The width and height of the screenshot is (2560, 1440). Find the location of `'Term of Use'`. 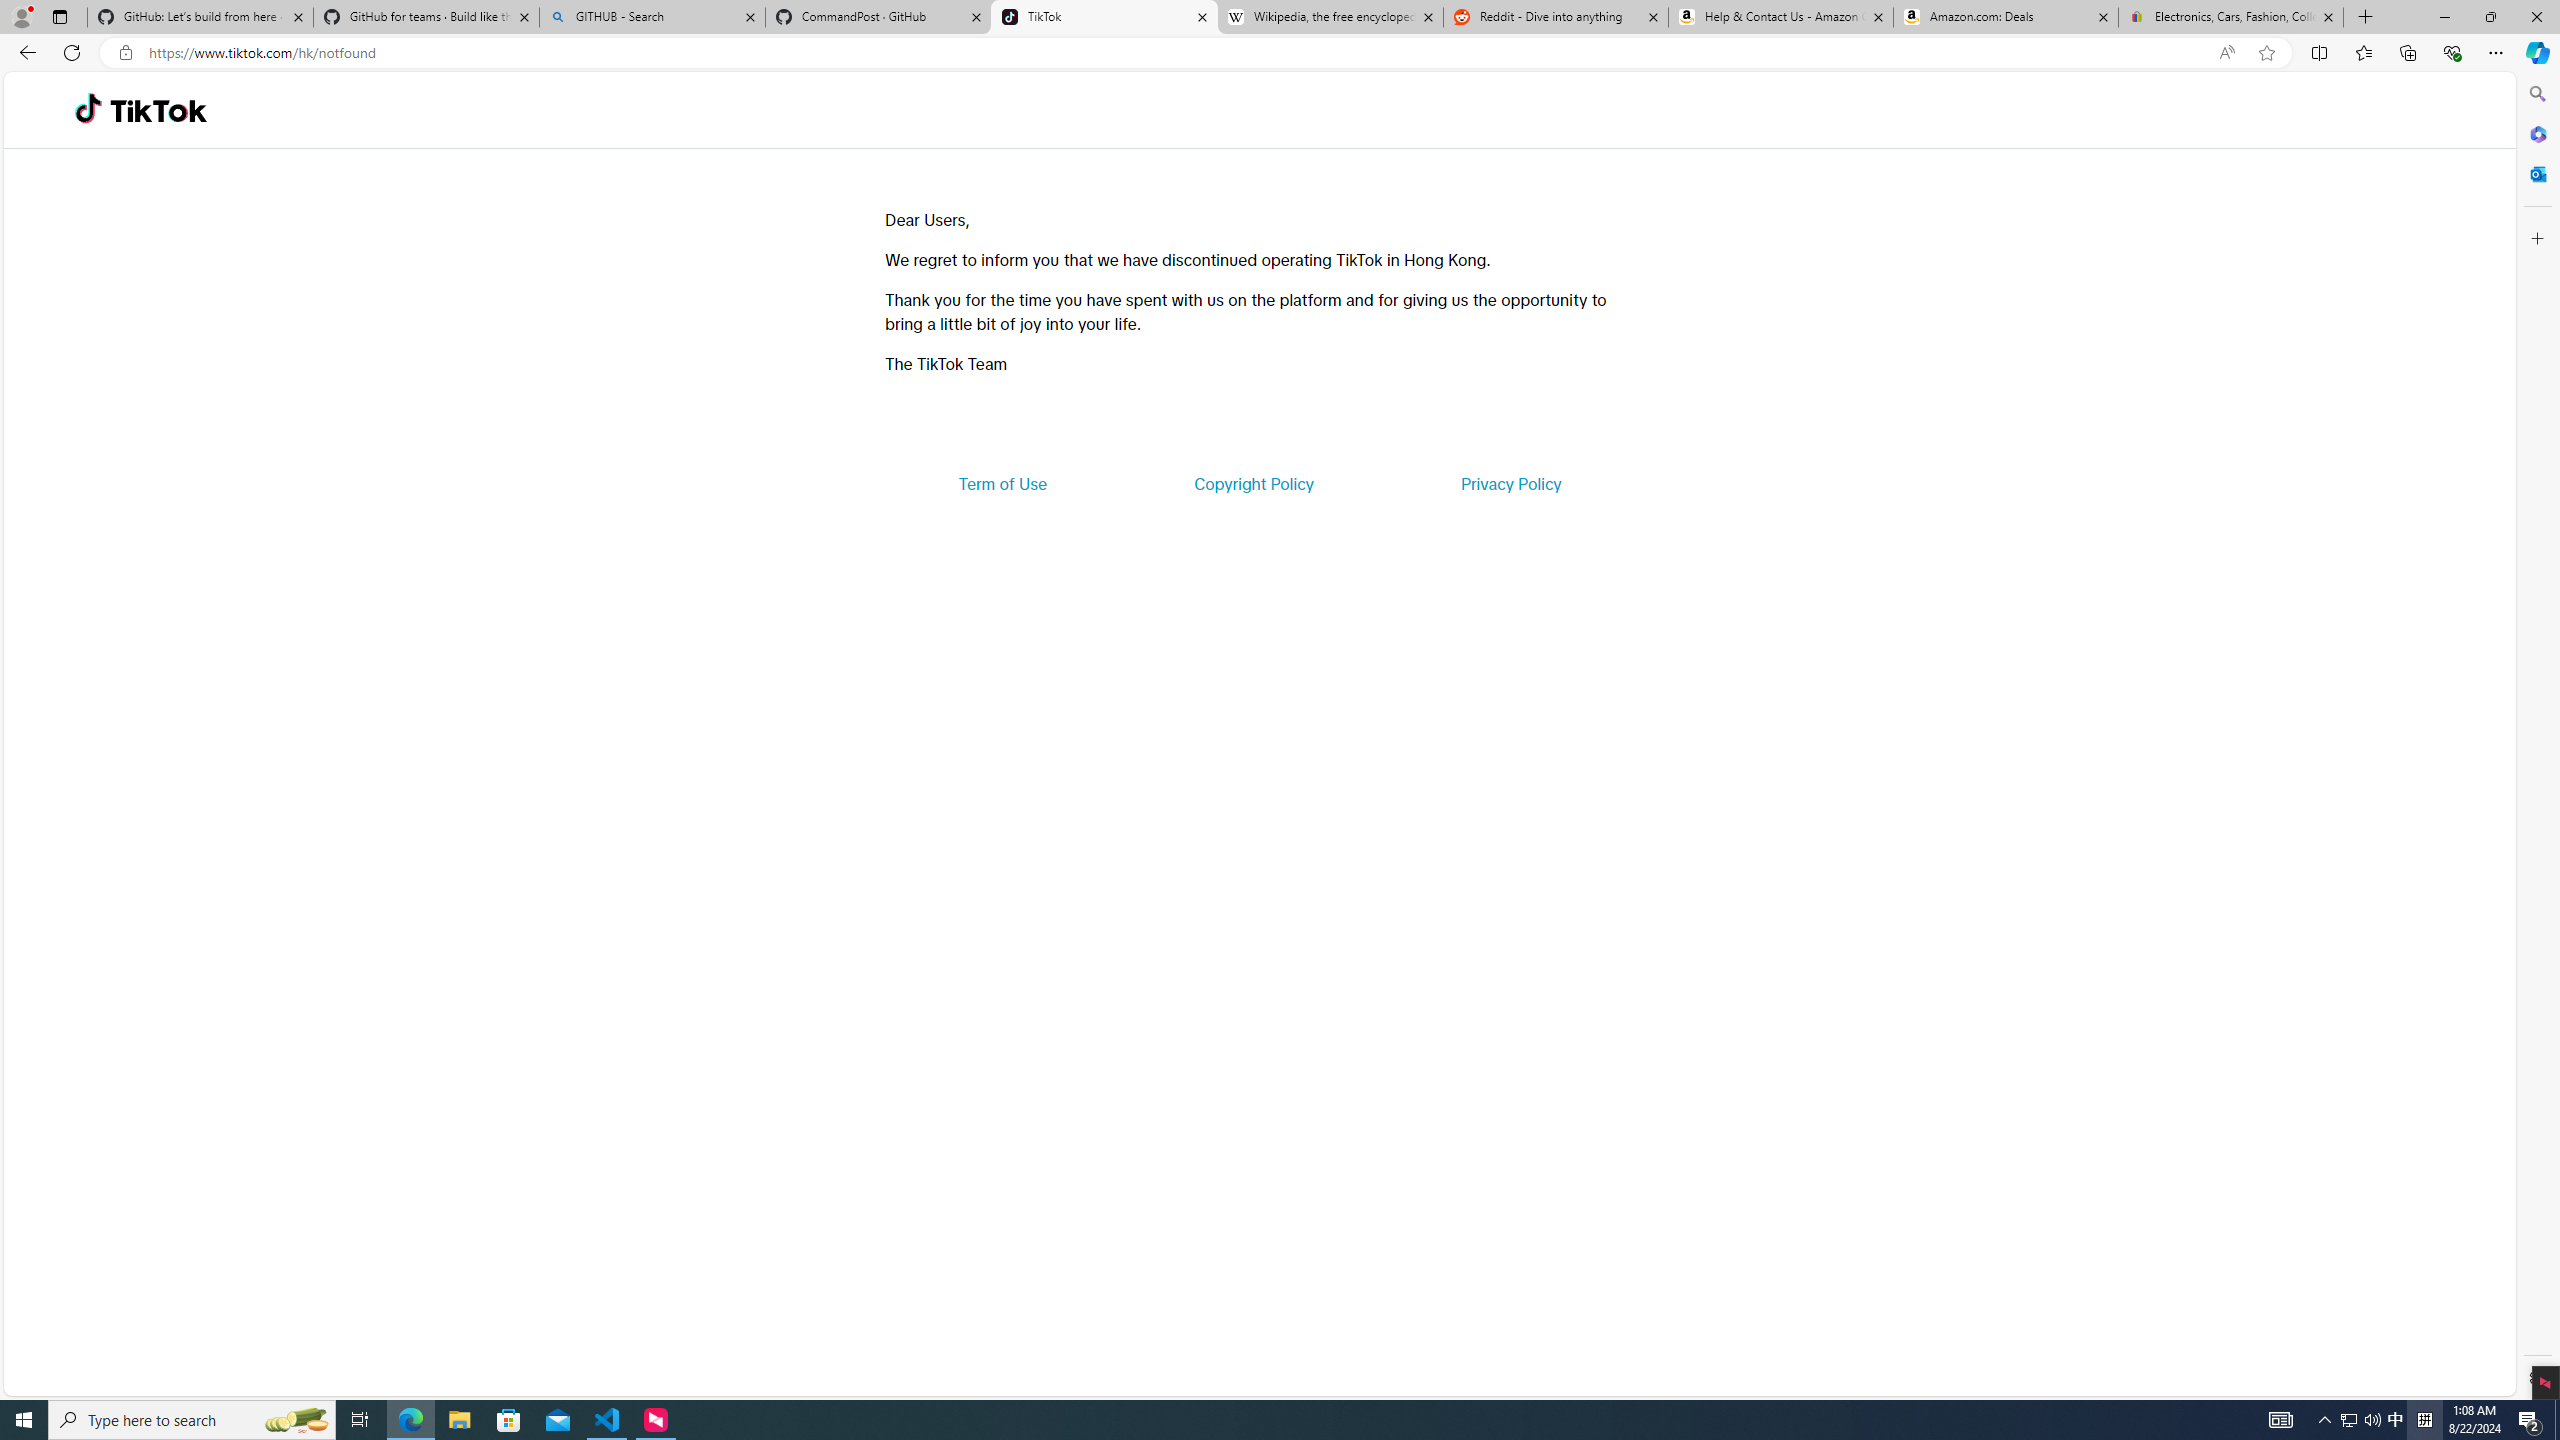

'Term of Use' is located at coordinates (1002, 482).